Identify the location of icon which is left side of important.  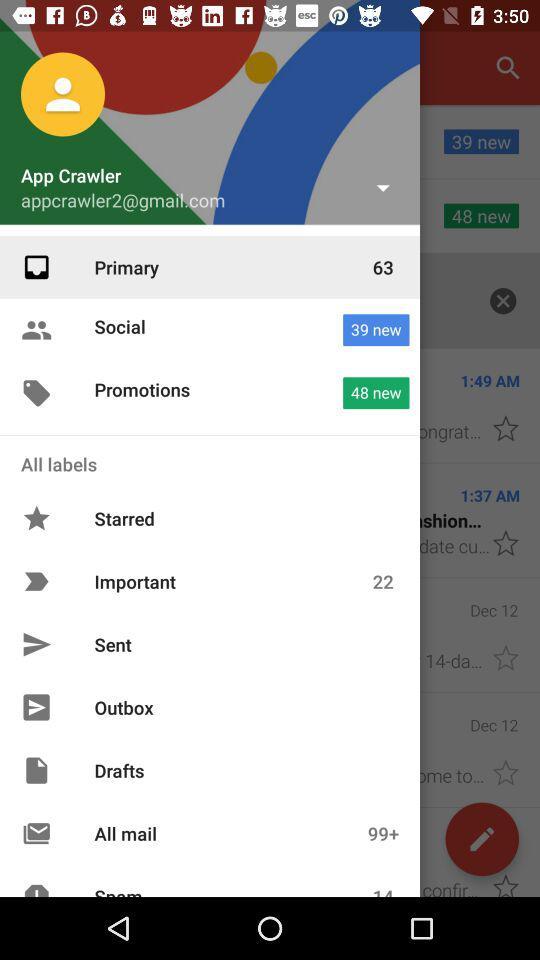
(36, 581).